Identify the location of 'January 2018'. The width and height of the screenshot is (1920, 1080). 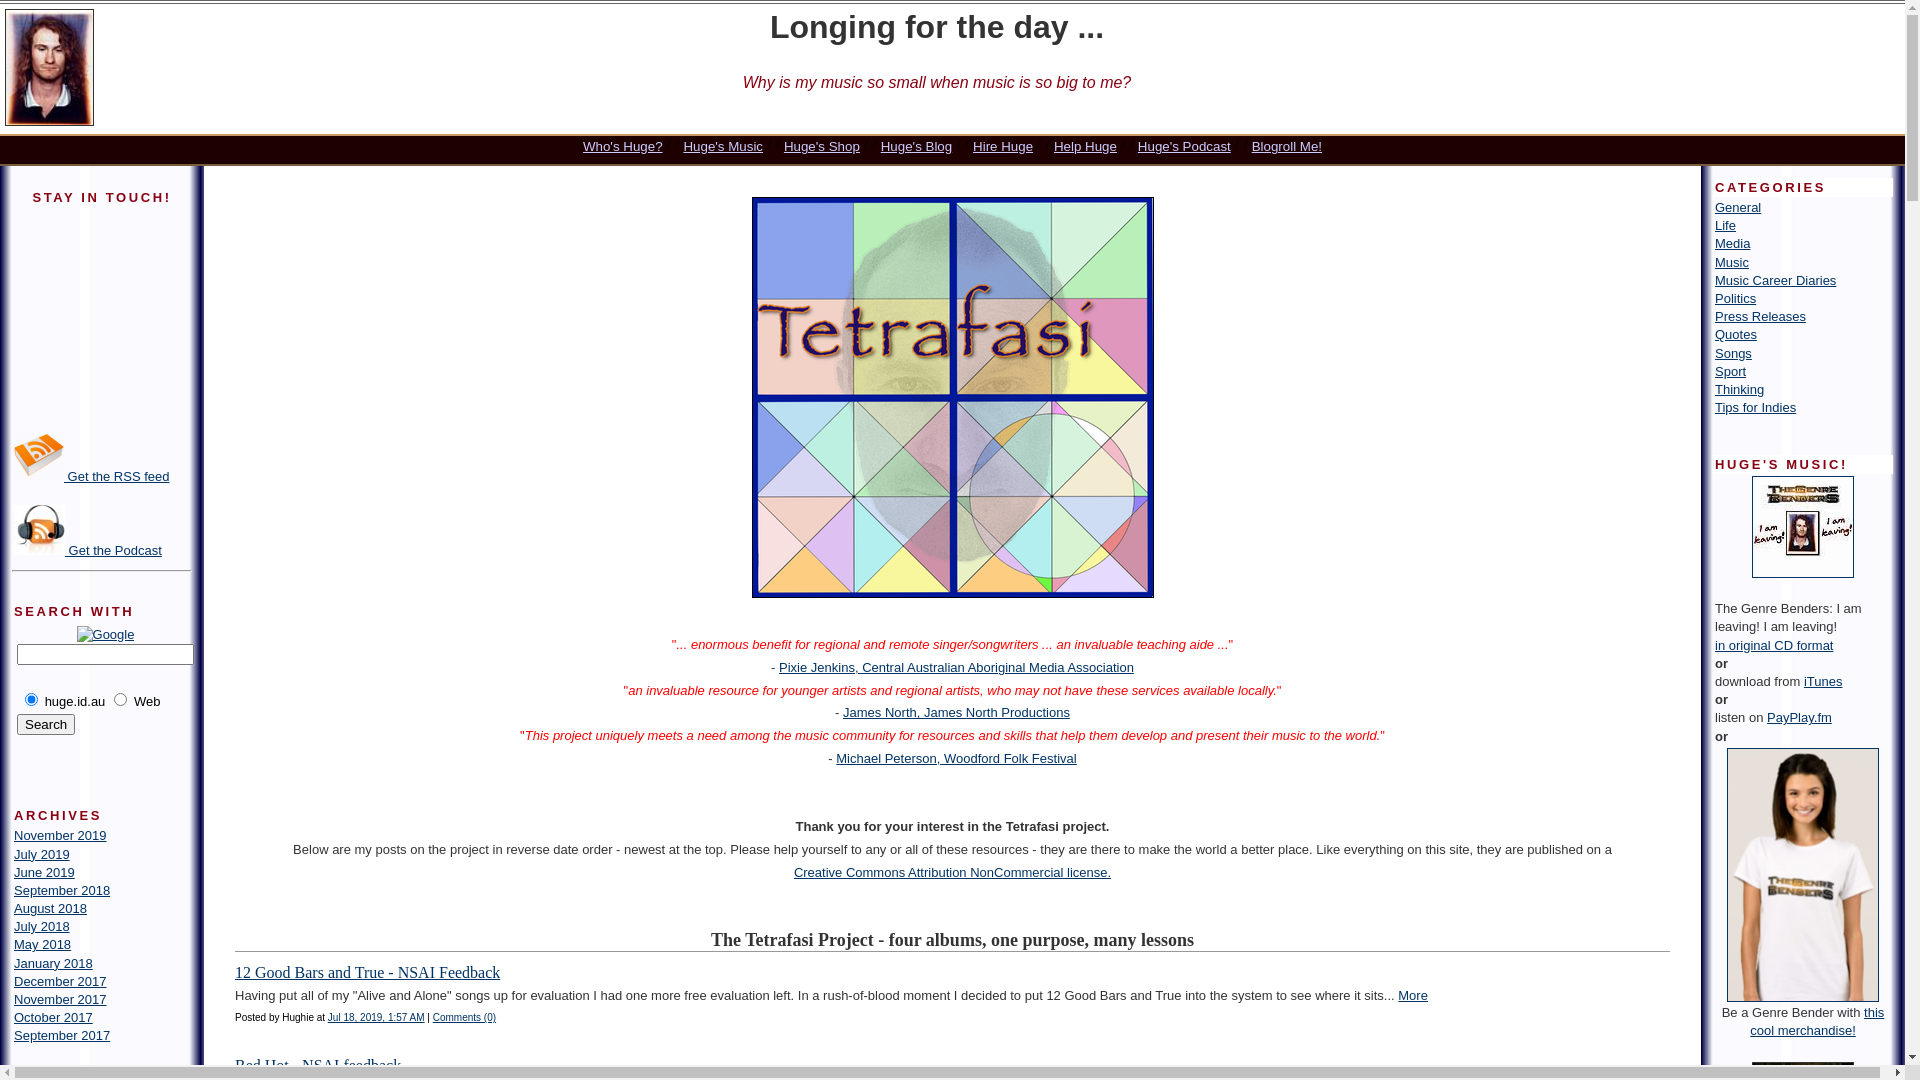
(53, 962).